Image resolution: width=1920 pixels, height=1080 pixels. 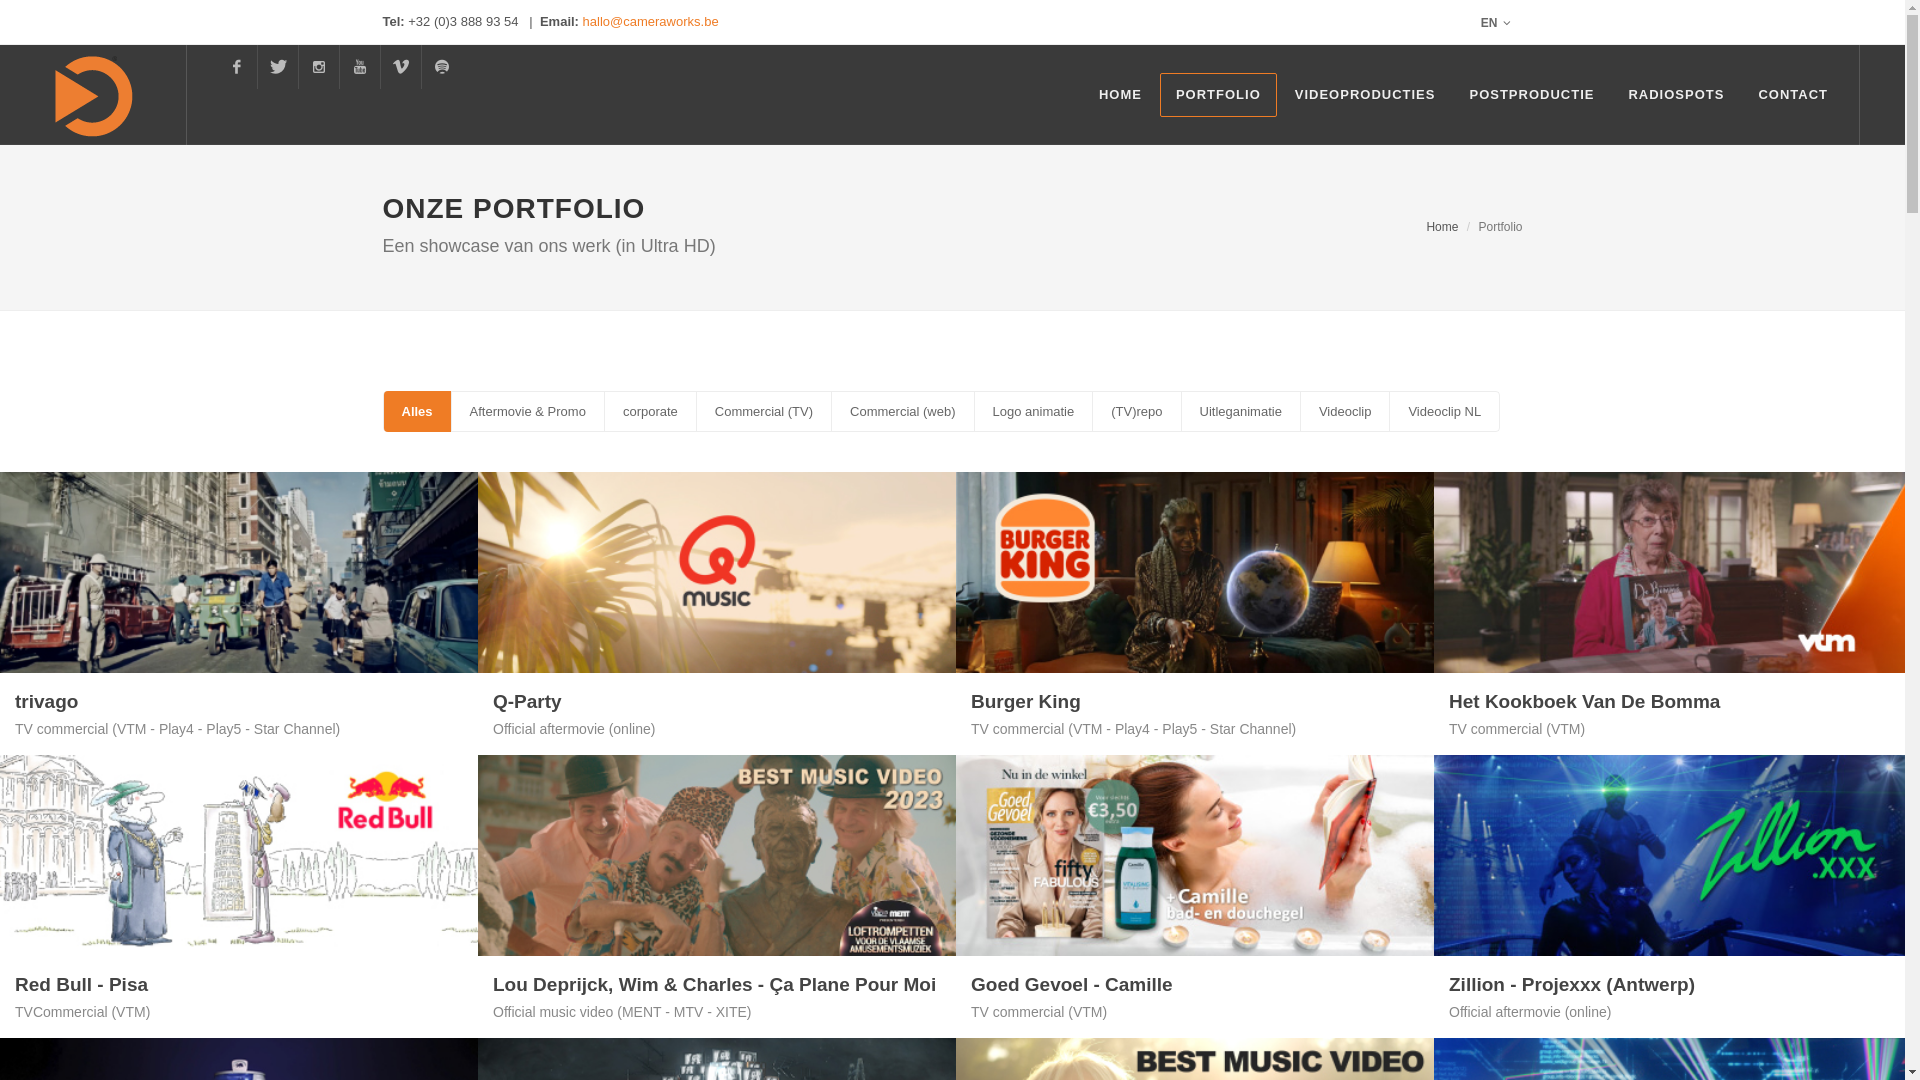 What do you see at coordinates (1033, 410) in the screenshot?
I see `'Logo animatie'` at bounding box center [1033, 410].